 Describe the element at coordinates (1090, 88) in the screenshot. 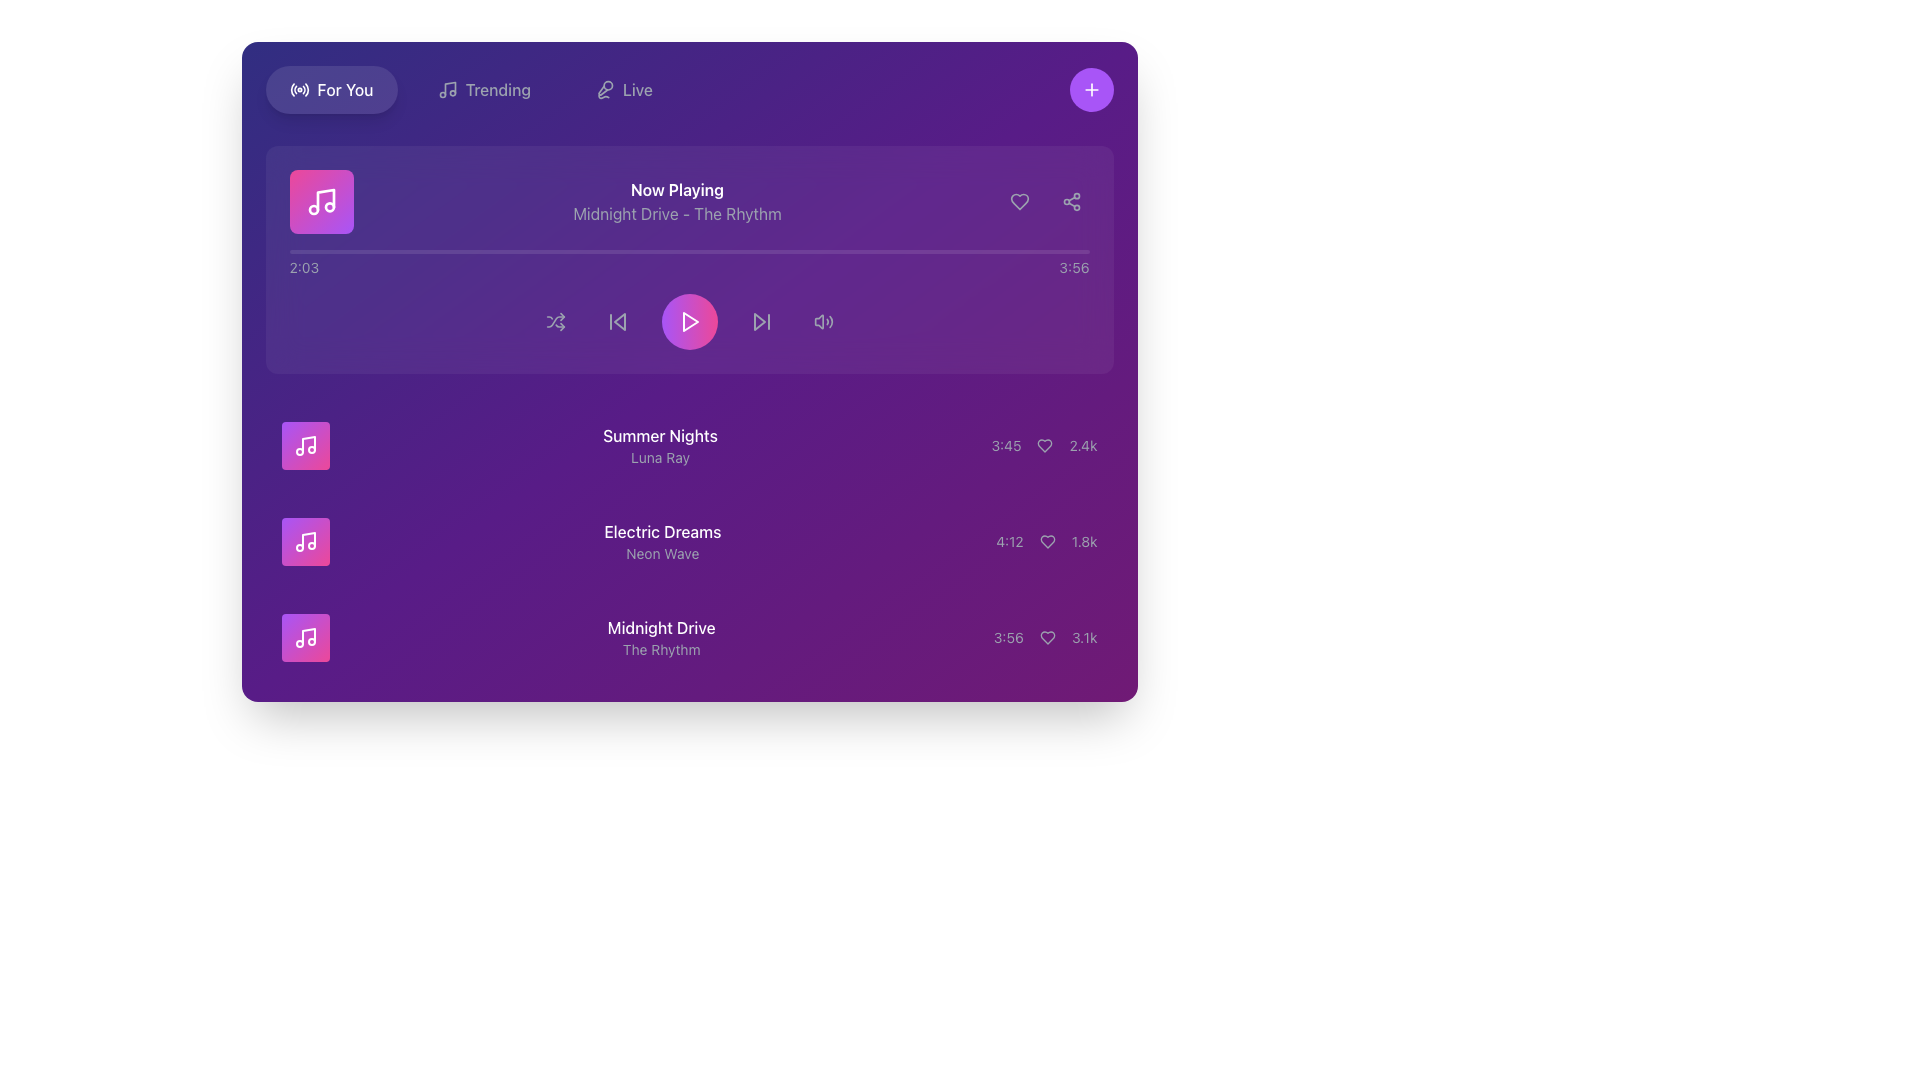

I see `the 'add' button located at the top-right corner of the music information panel` at that location.